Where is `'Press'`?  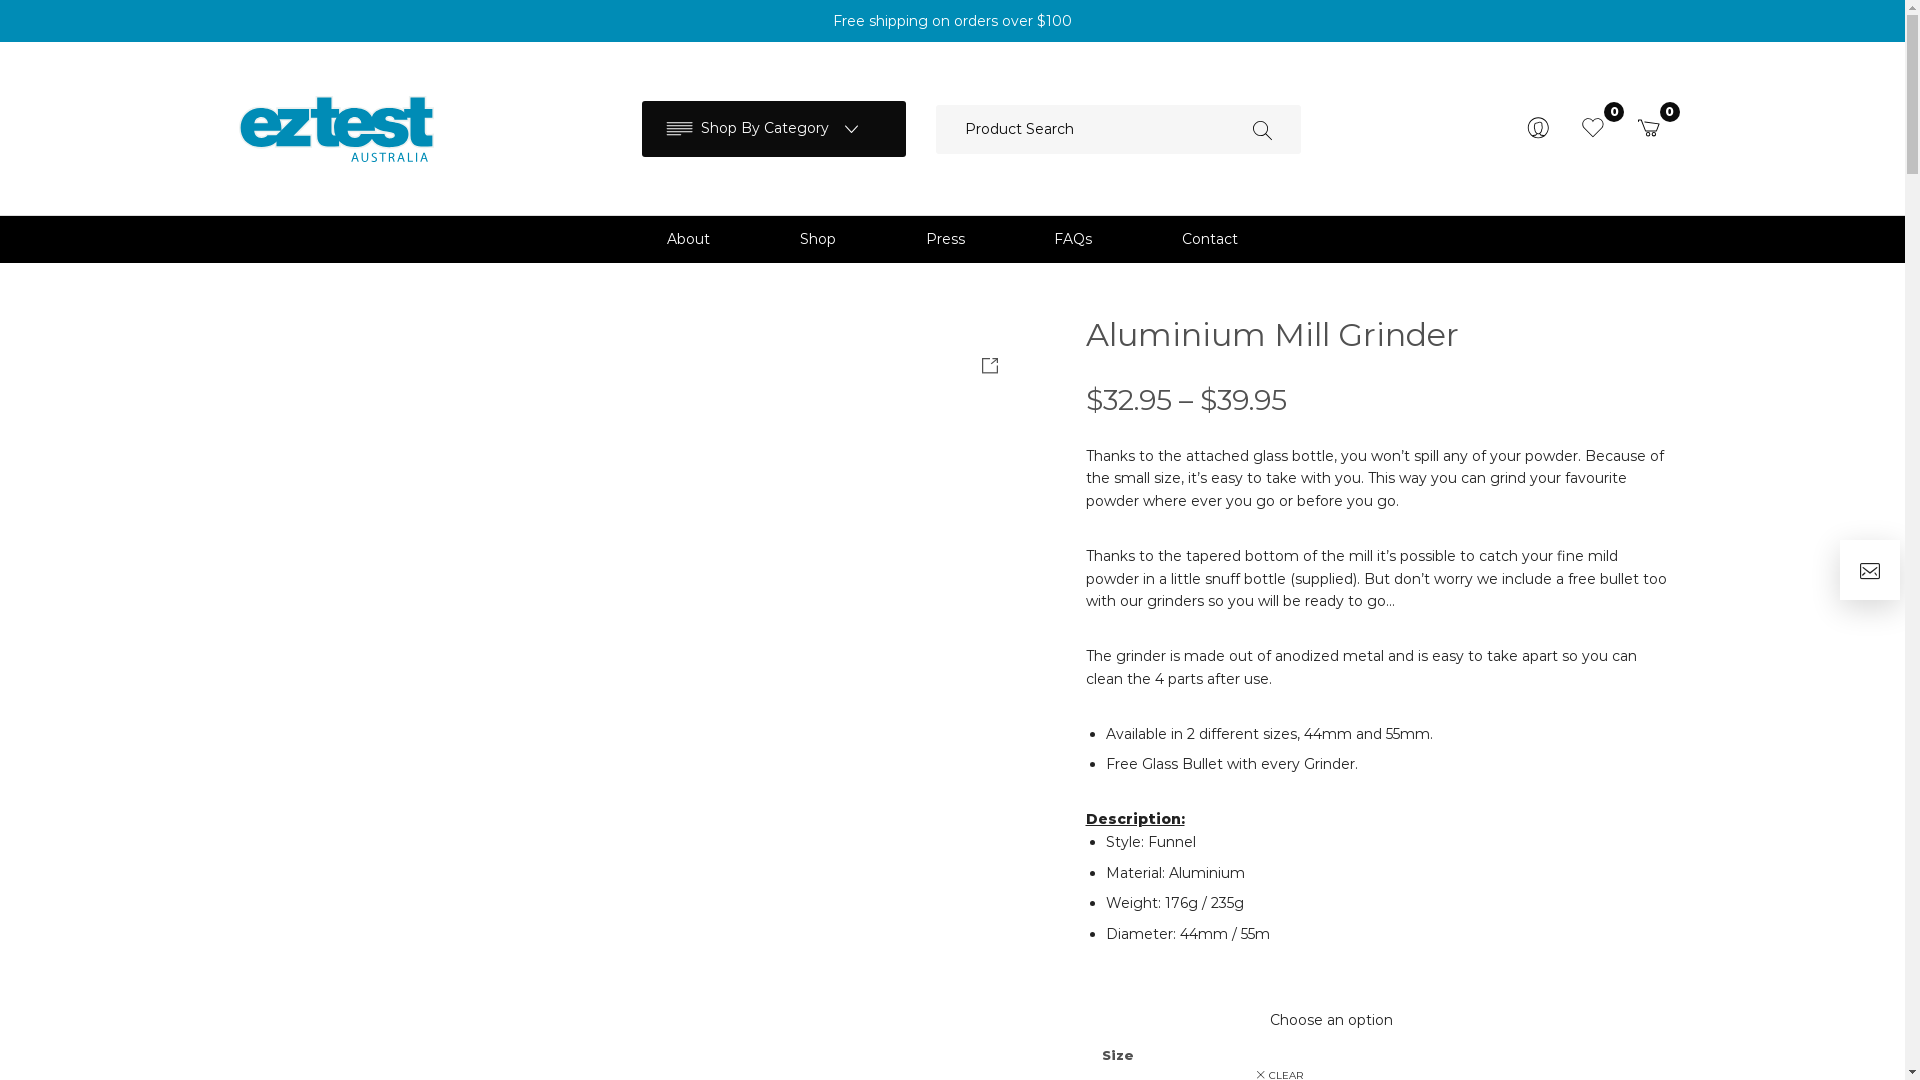
'Press' is located at coordinates (944, 238).